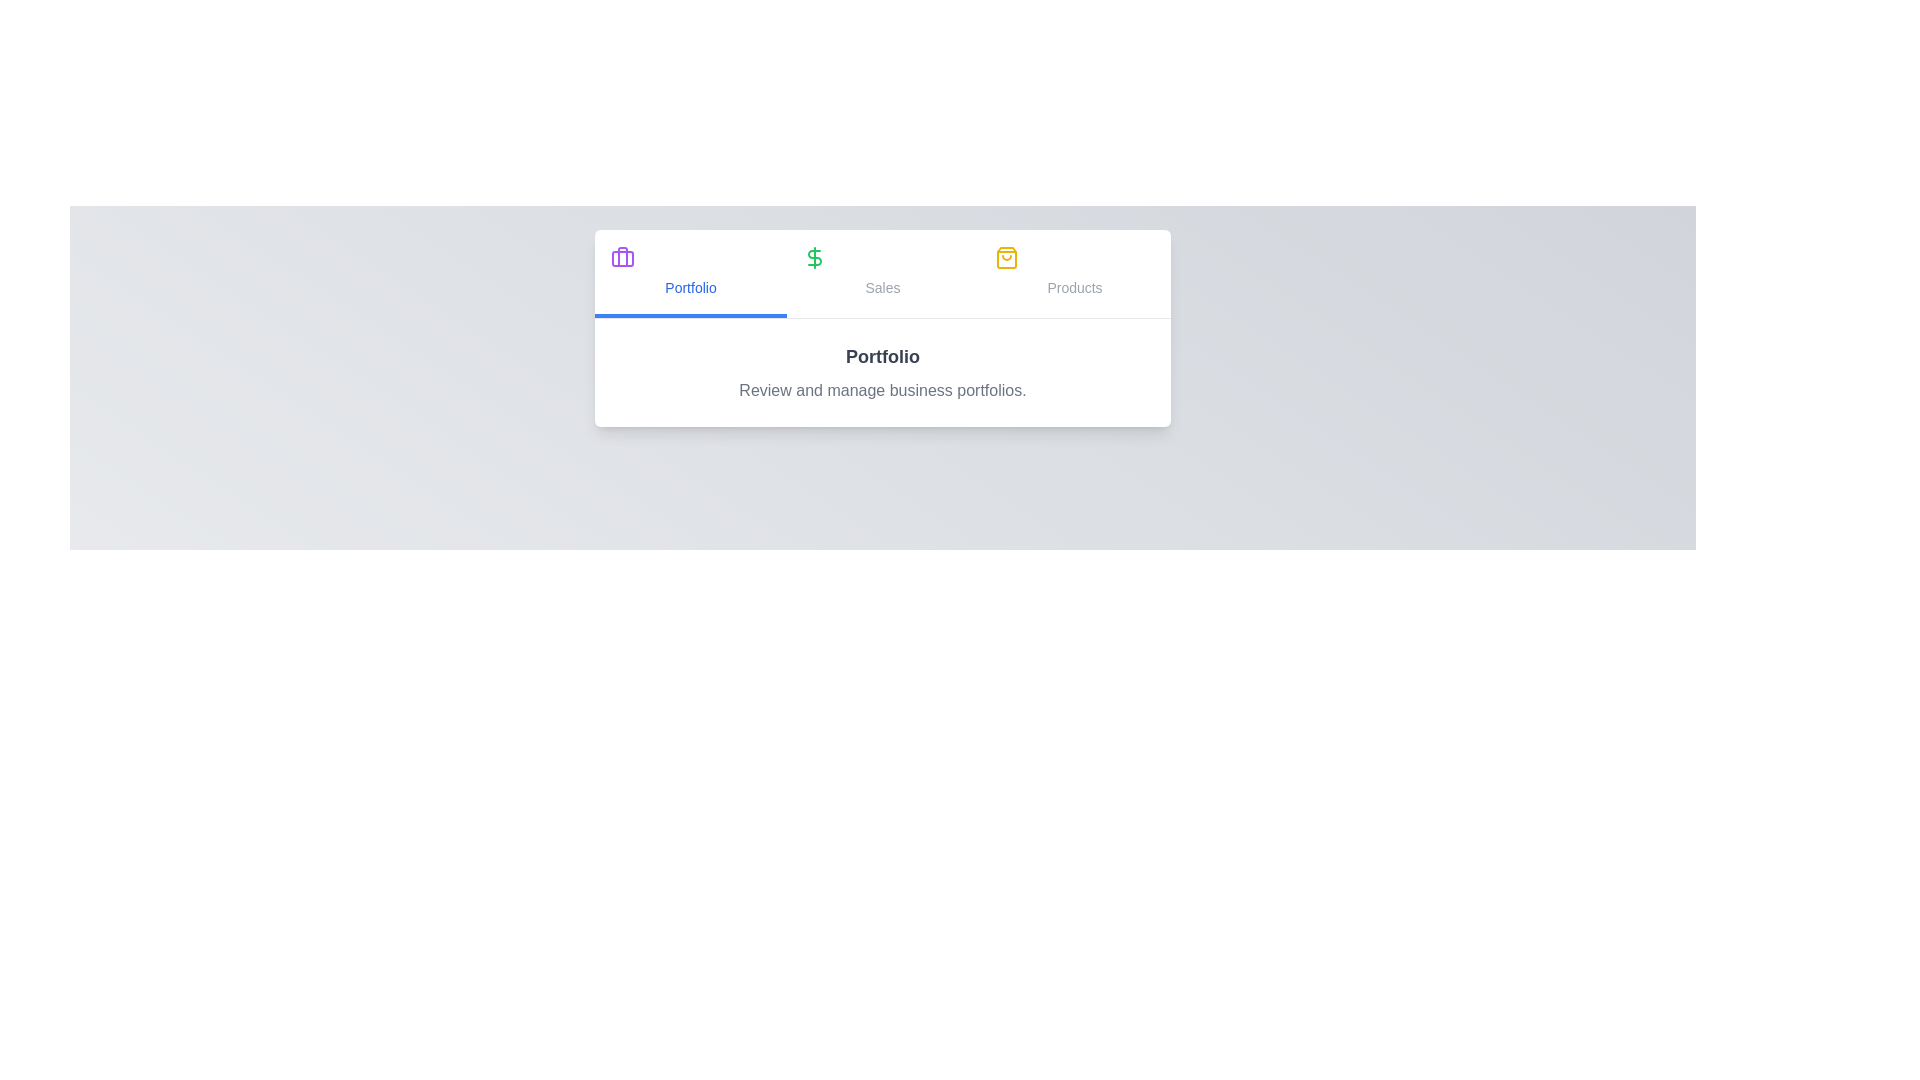 This screenshot has height=1080, width=1920. I want to click on the Products tab, so click(1074, 273).